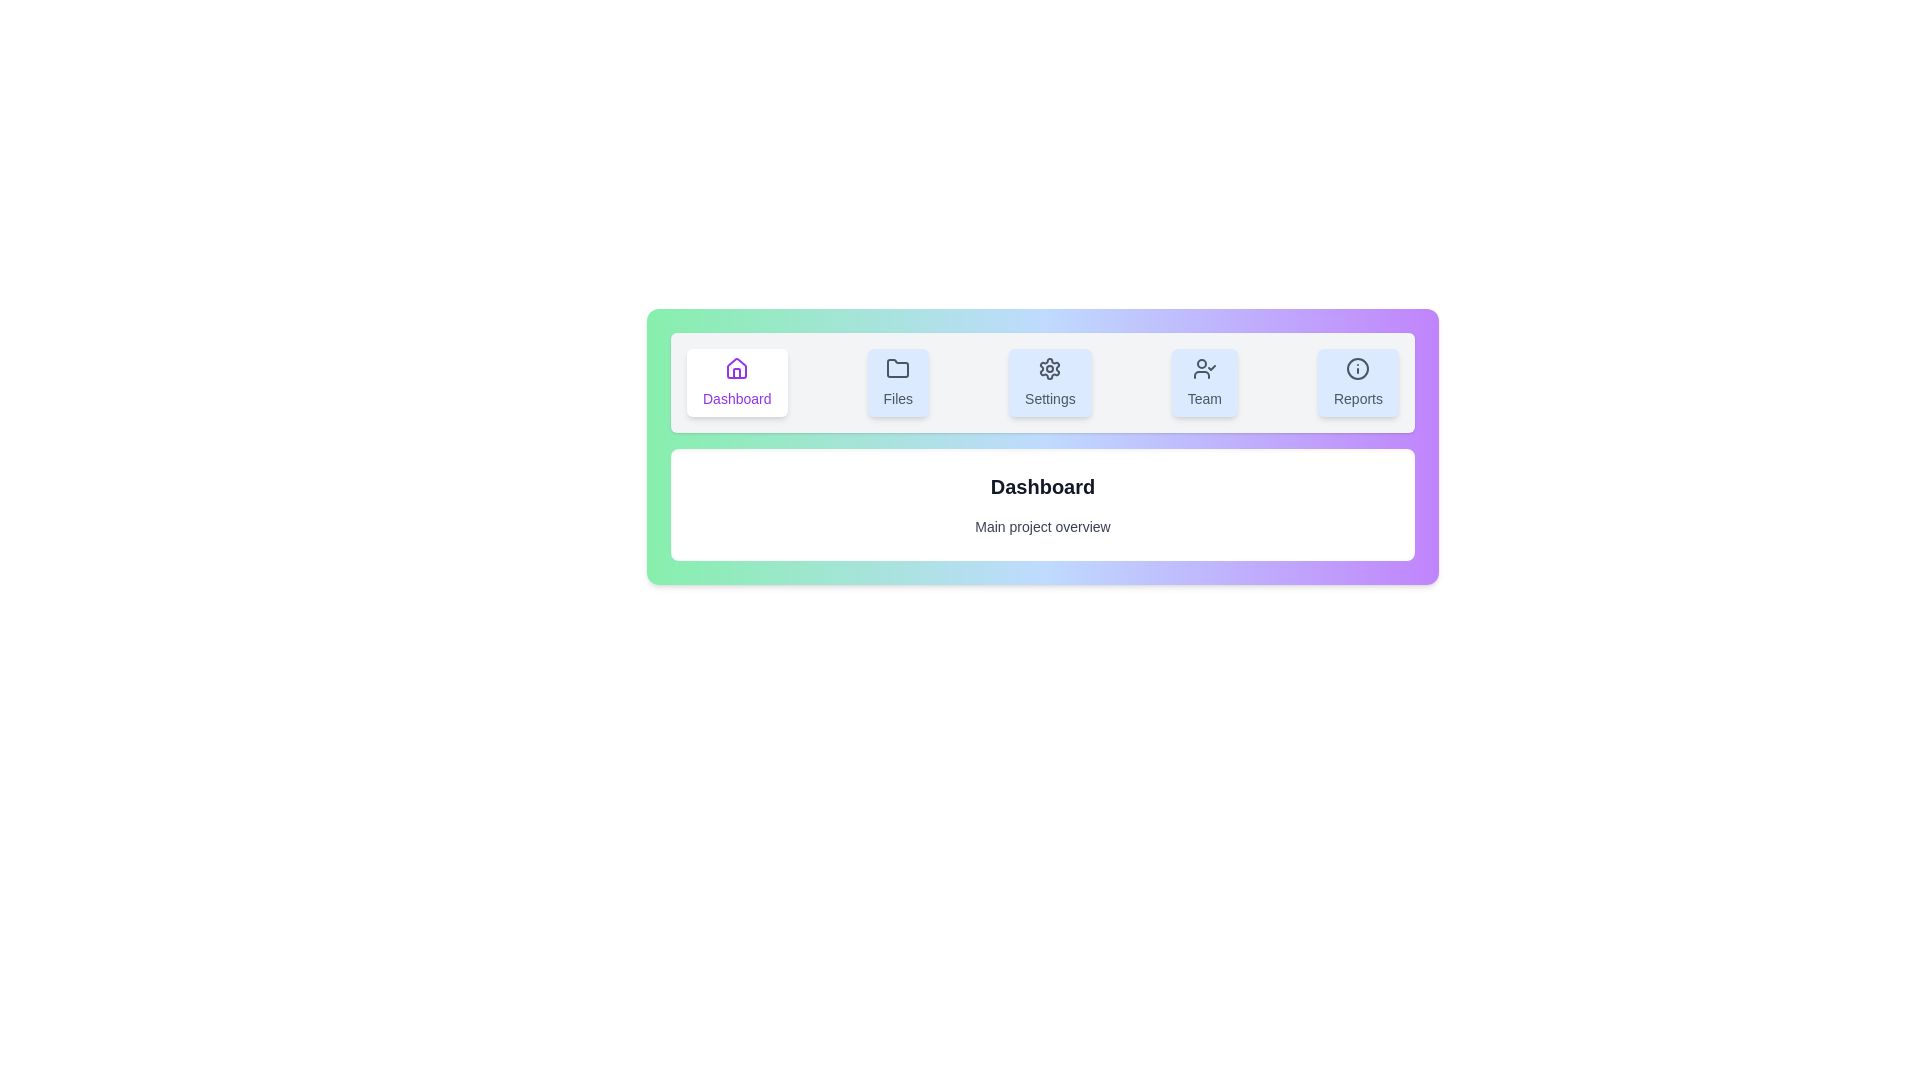  What do you see at coordinates (736, 382) in the screenshot?
I see `the tab labeled Dashboard to observe the visual feedback` at bounding box center [736, 382].